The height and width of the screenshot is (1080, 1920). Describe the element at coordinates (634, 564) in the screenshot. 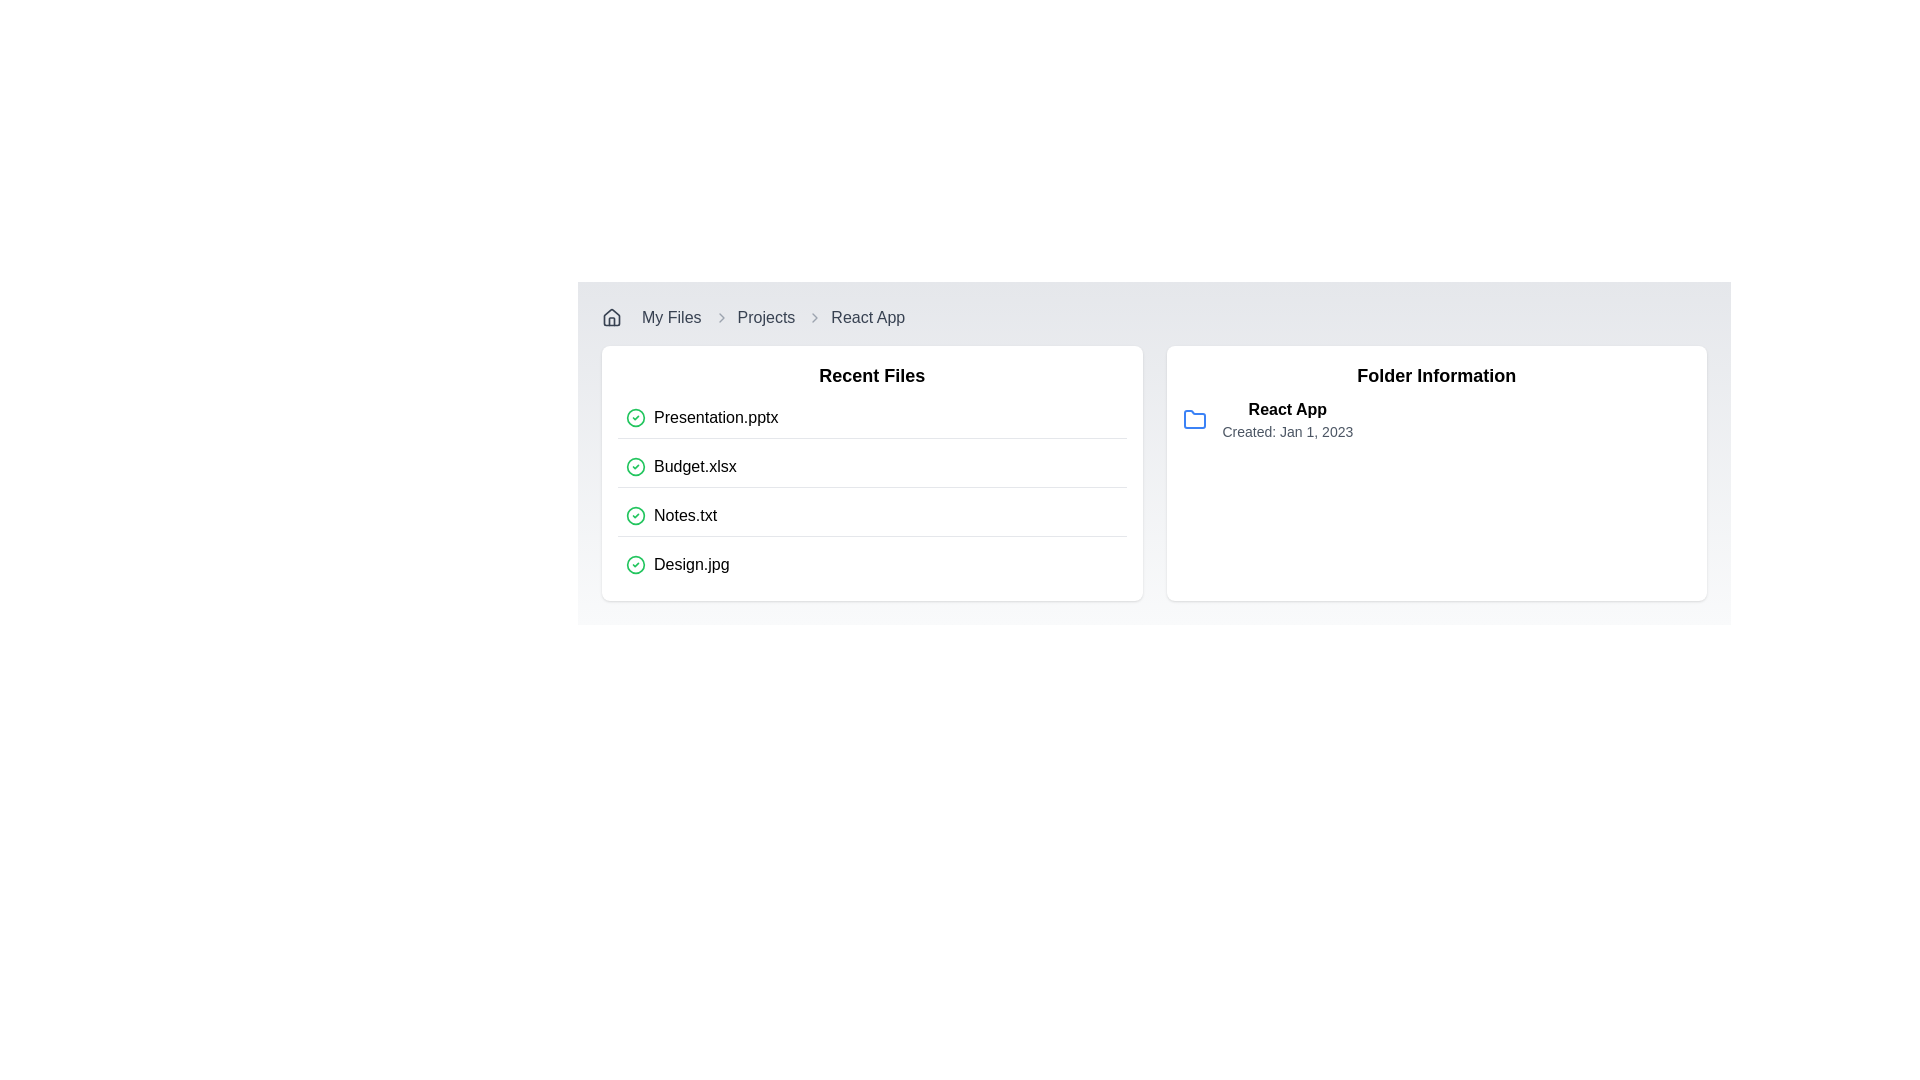

I see `the green circular icon with a checkmark, located to the left of the 'Design.jpg' filename in the Recent Files table` at that location.